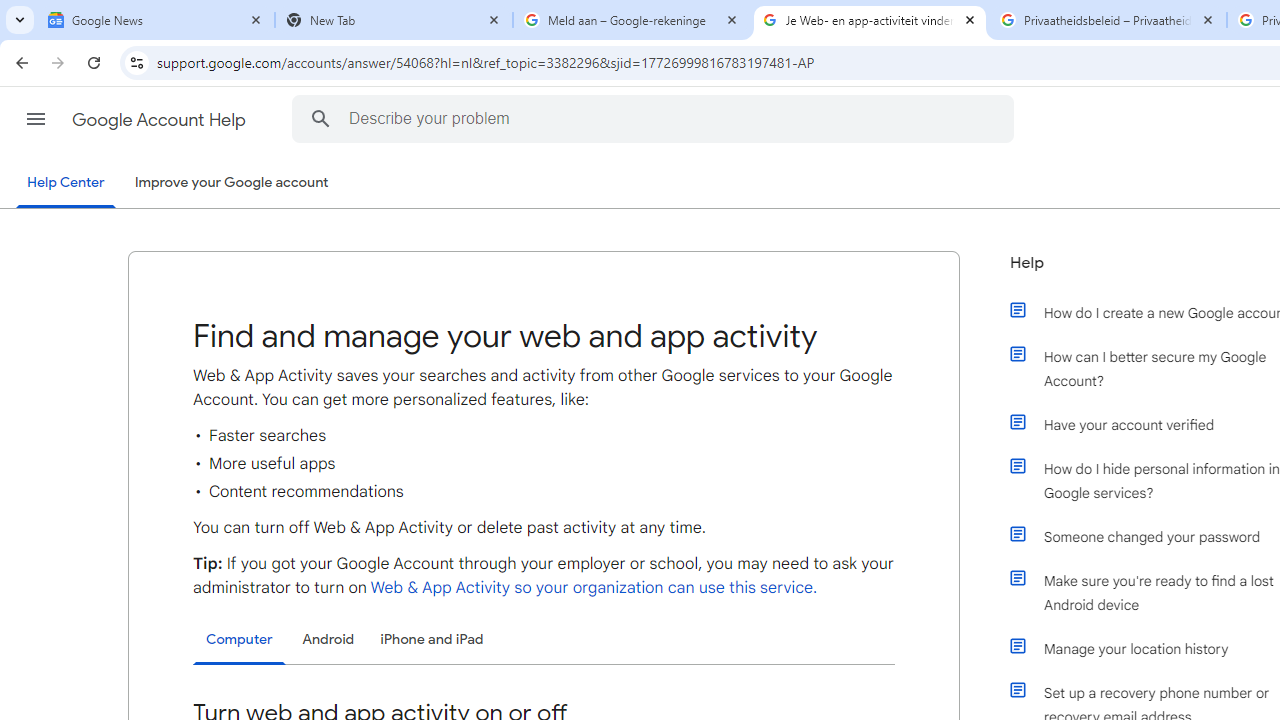  What do you see at coordinates (231, 183) in the screenshot?
I see `'Improve your Google account'` at bounding box center [231, 183].